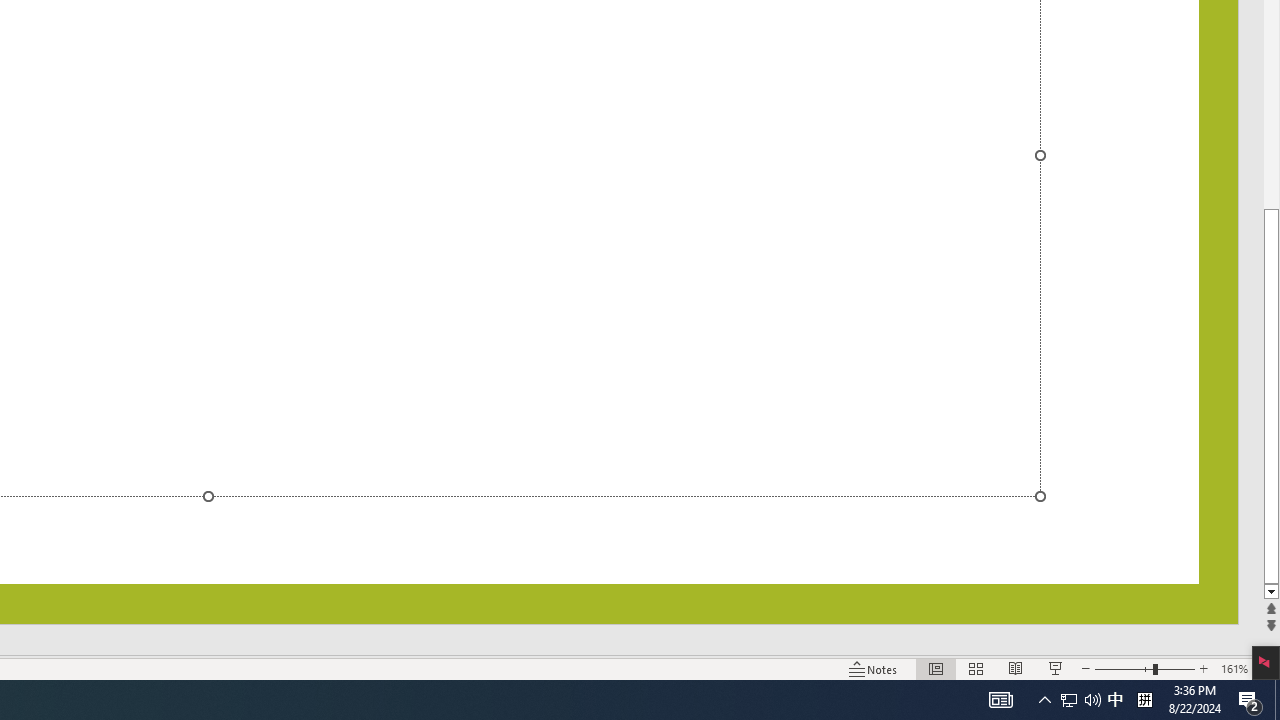  I want to click on 'Normal', so click(935, 669).